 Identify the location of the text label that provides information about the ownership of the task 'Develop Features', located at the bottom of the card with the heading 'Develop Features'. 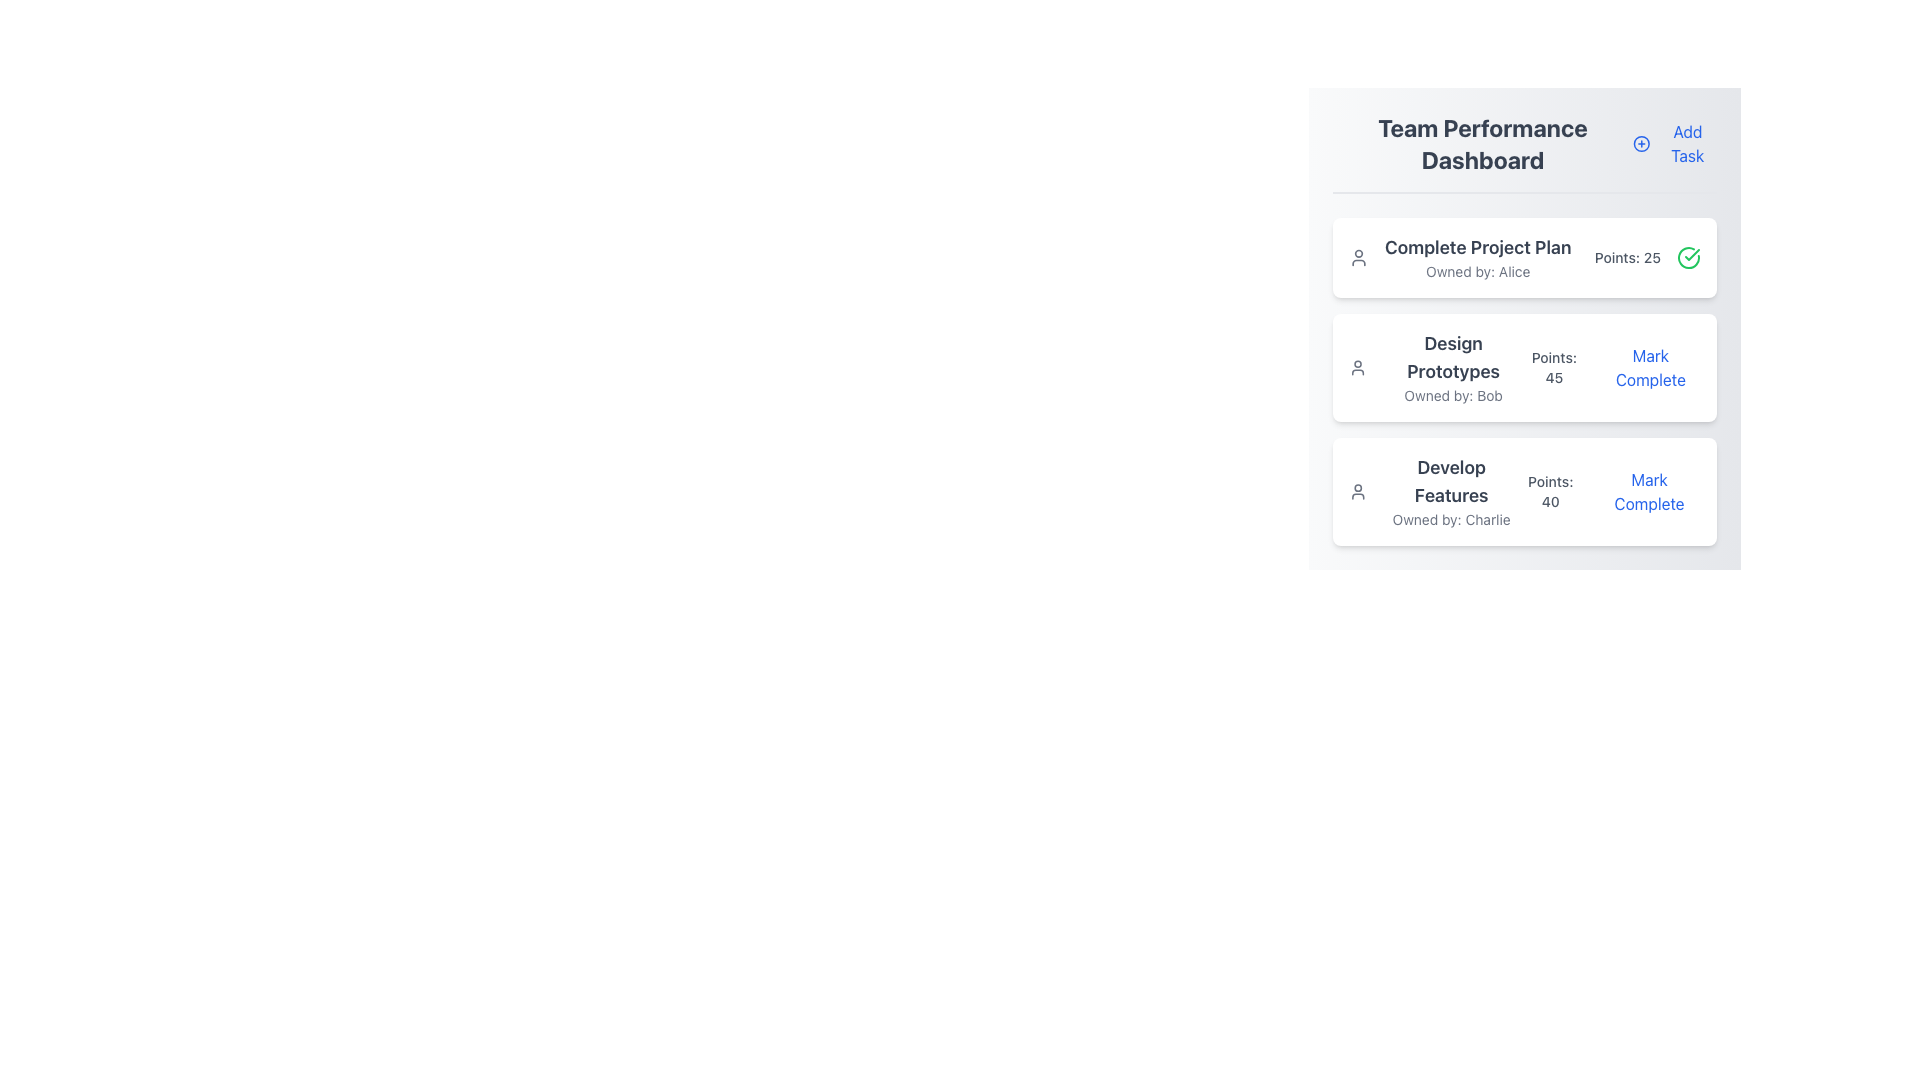
(1451, 519).